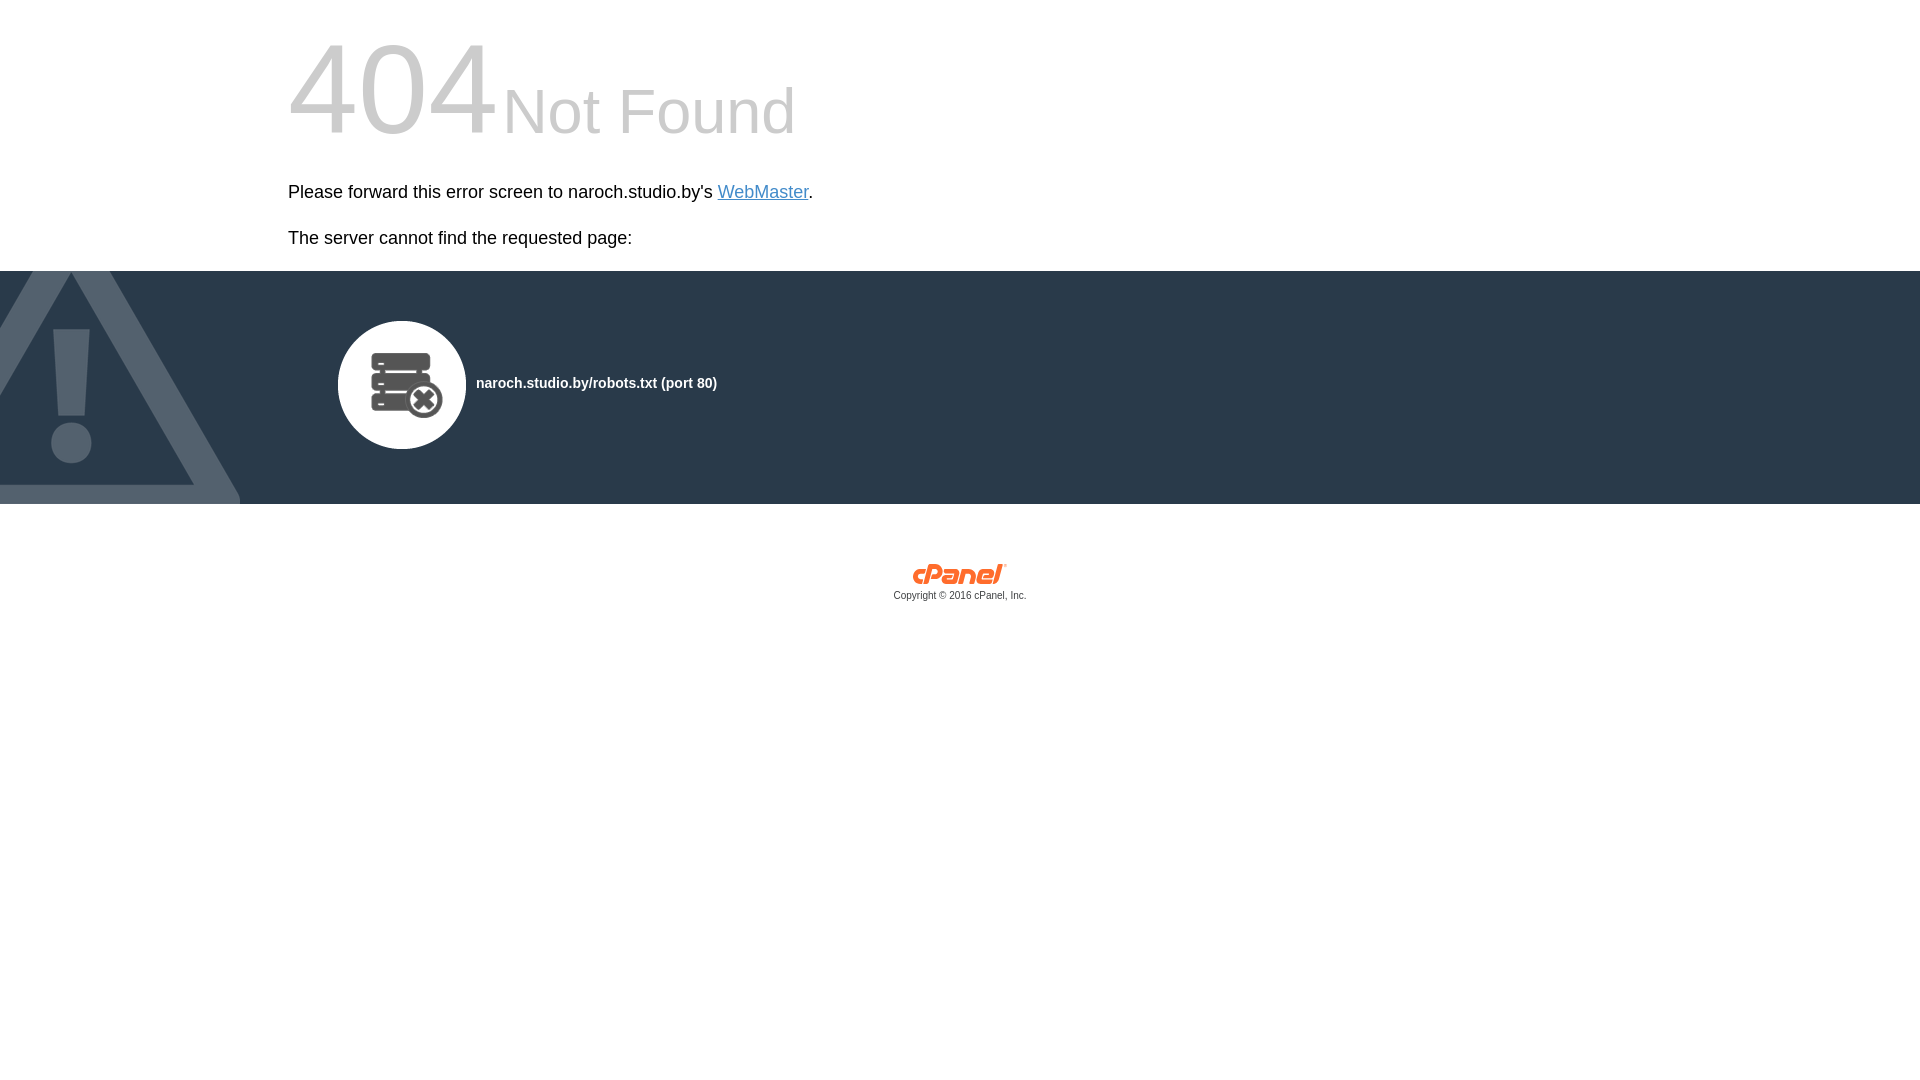 The image size is (1920, 1080). Describe the element at coordinates (762, 192) in the screenshot. I see `'WebMaster'` at that location.